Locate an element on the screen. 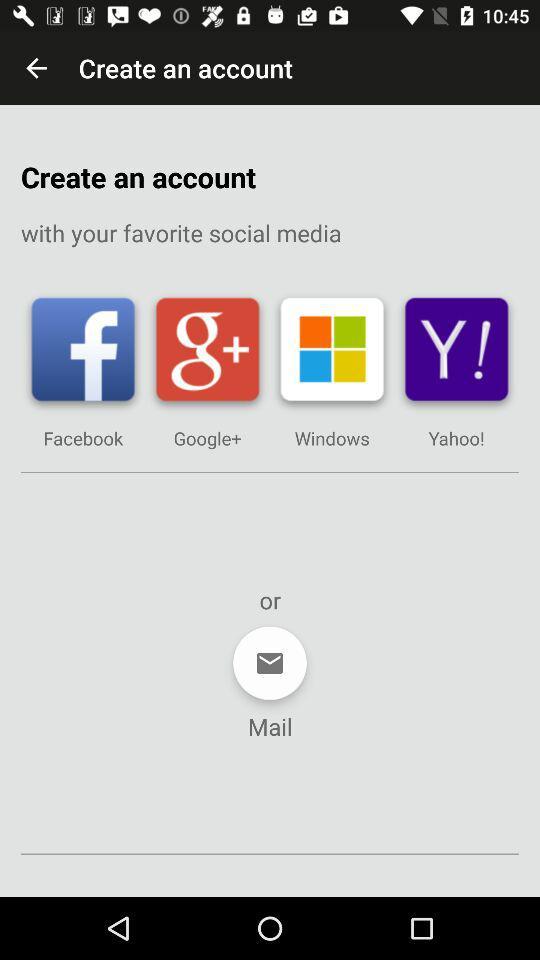  the item to the left of the create an account item is located at coordinates (36, 68).